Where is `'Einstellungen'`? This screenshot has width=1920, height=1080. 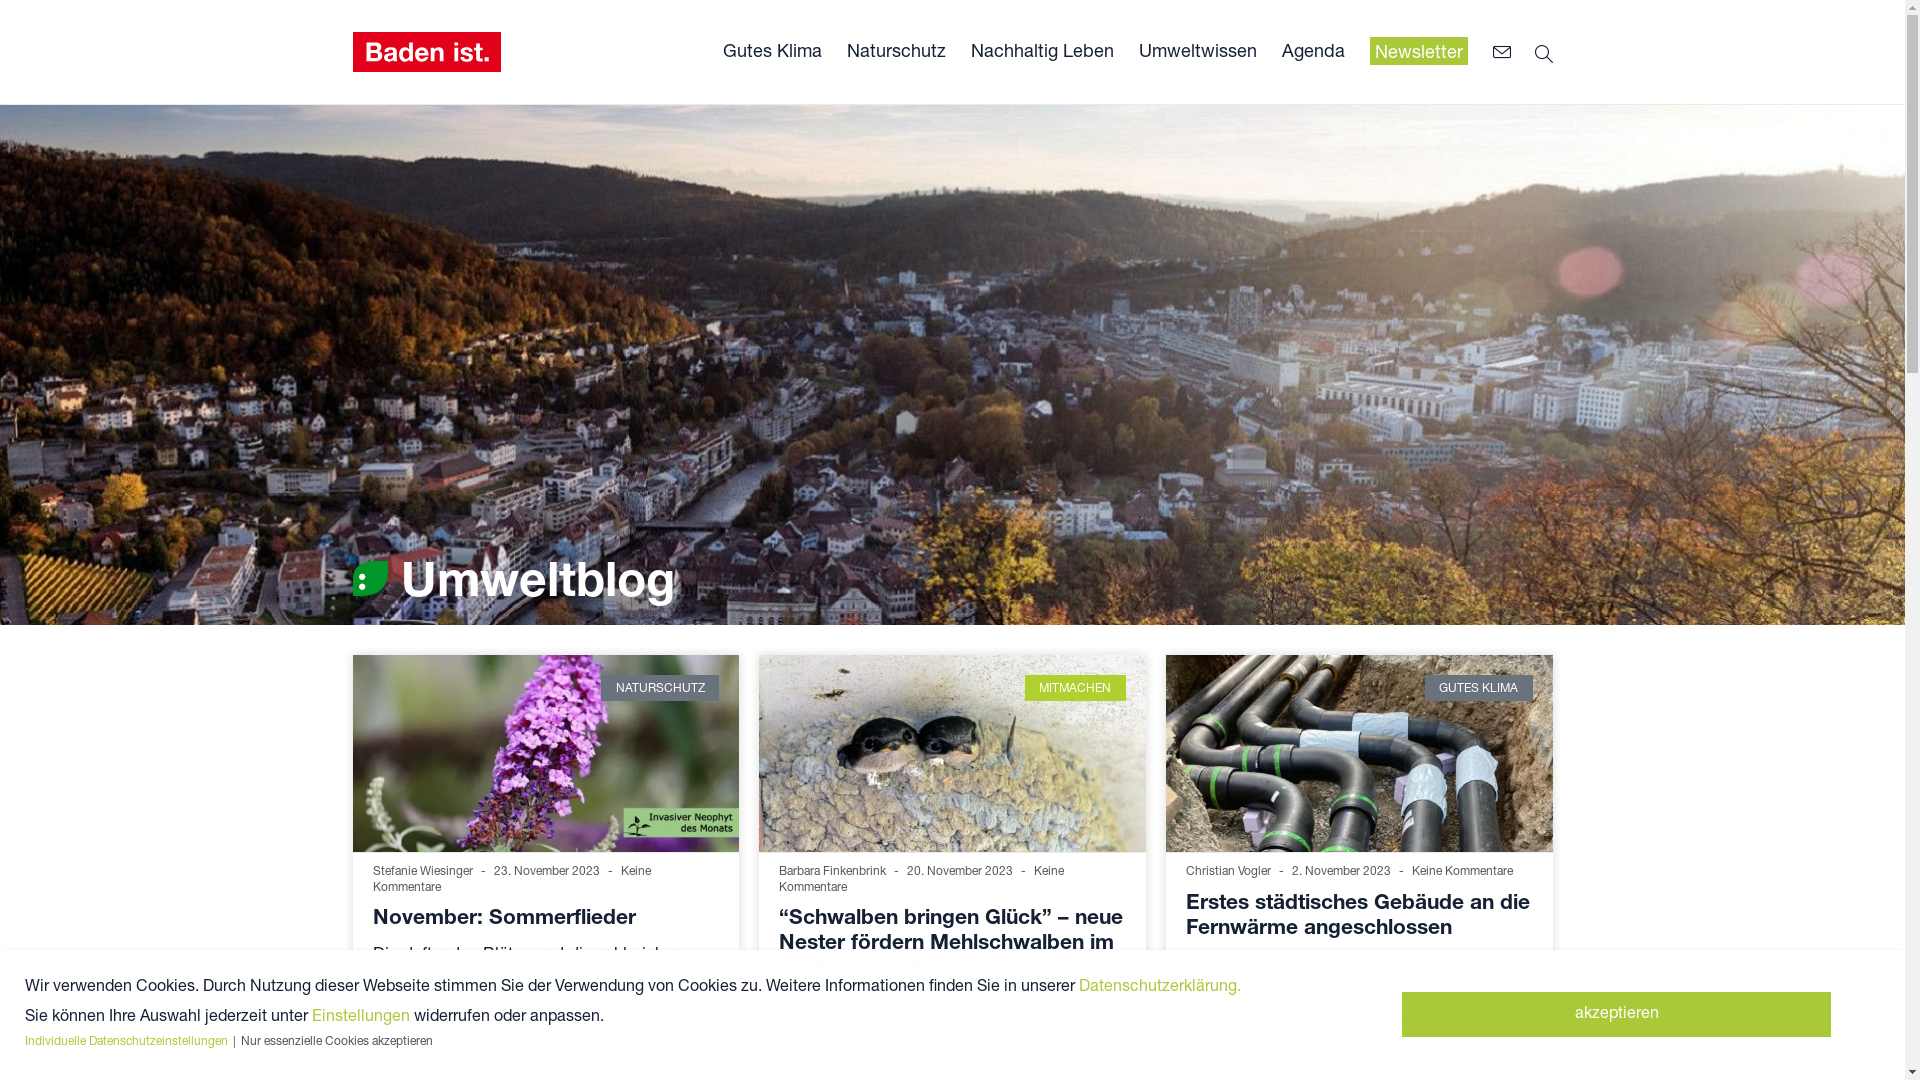
'Einstellungen' is located at coordinates (360, 1014).